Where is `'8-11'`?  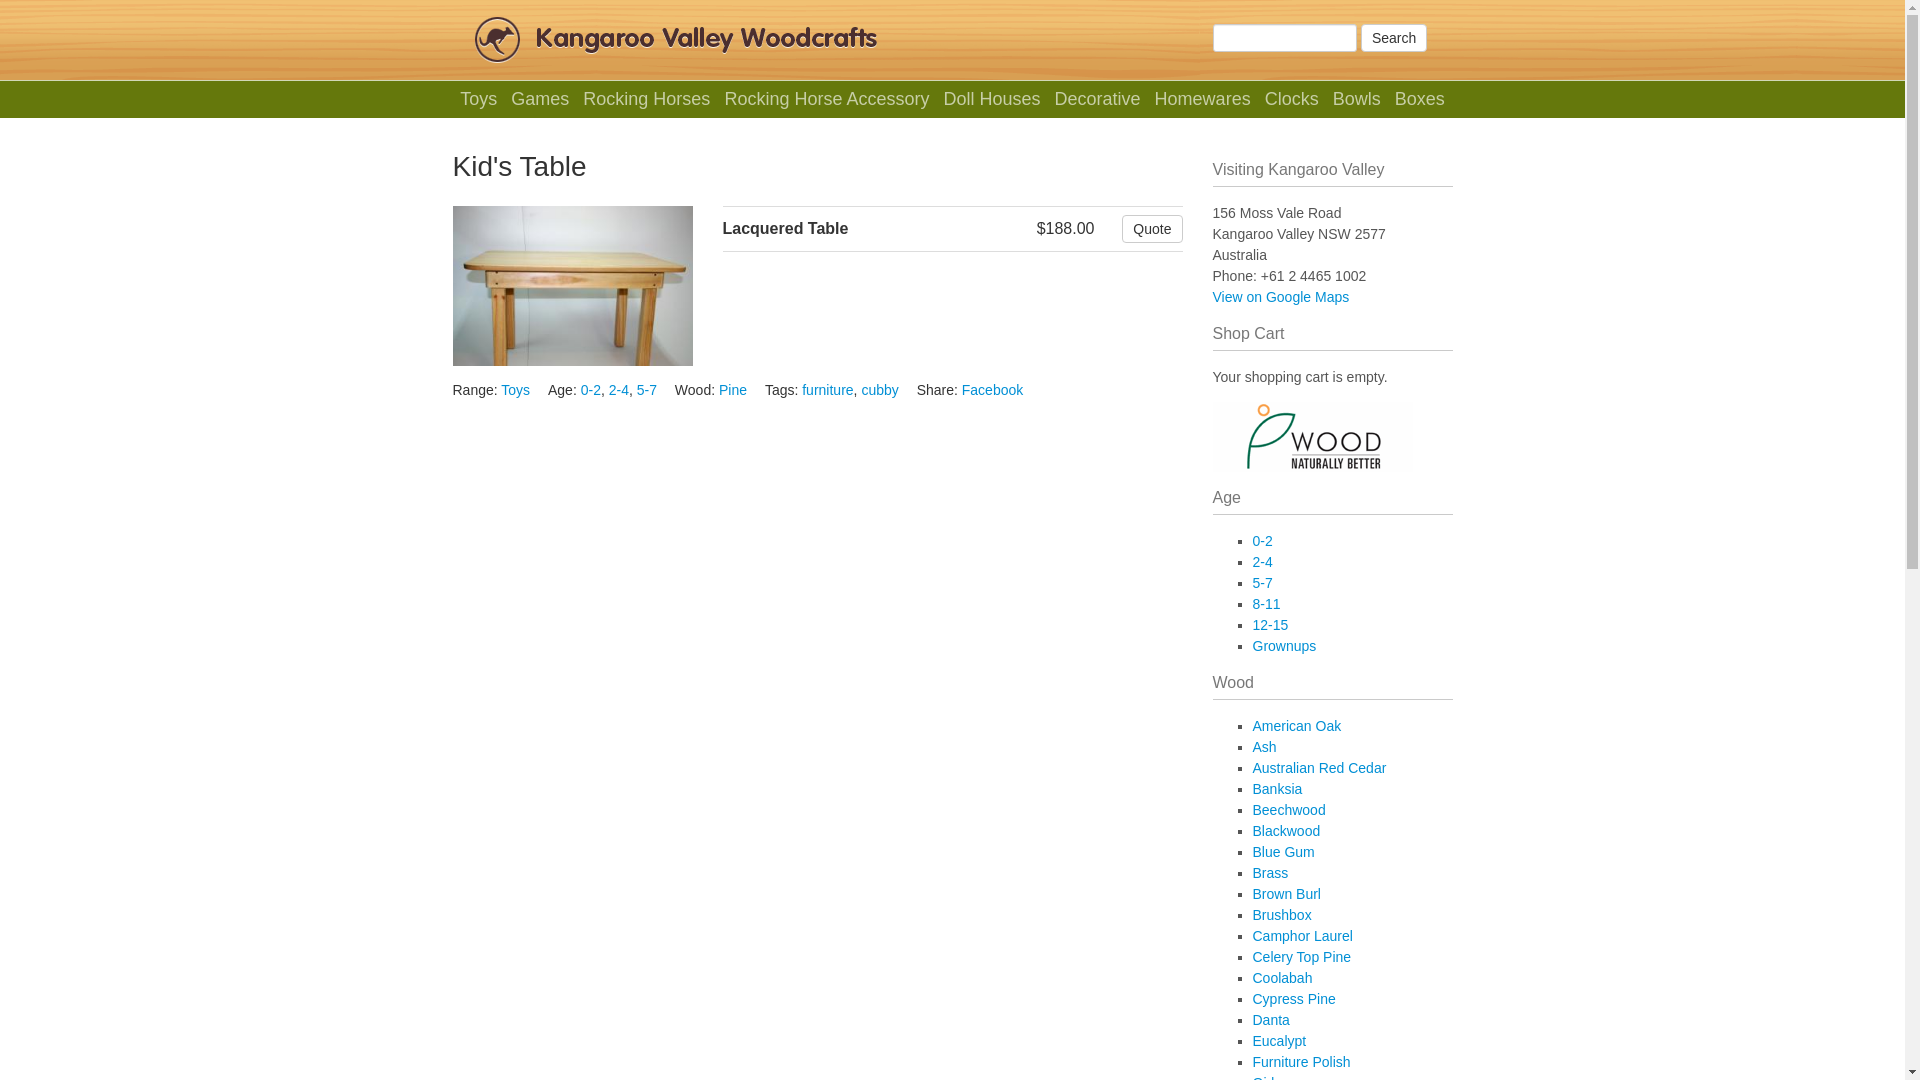 '8-11' is located at coordinates (1251, 603).